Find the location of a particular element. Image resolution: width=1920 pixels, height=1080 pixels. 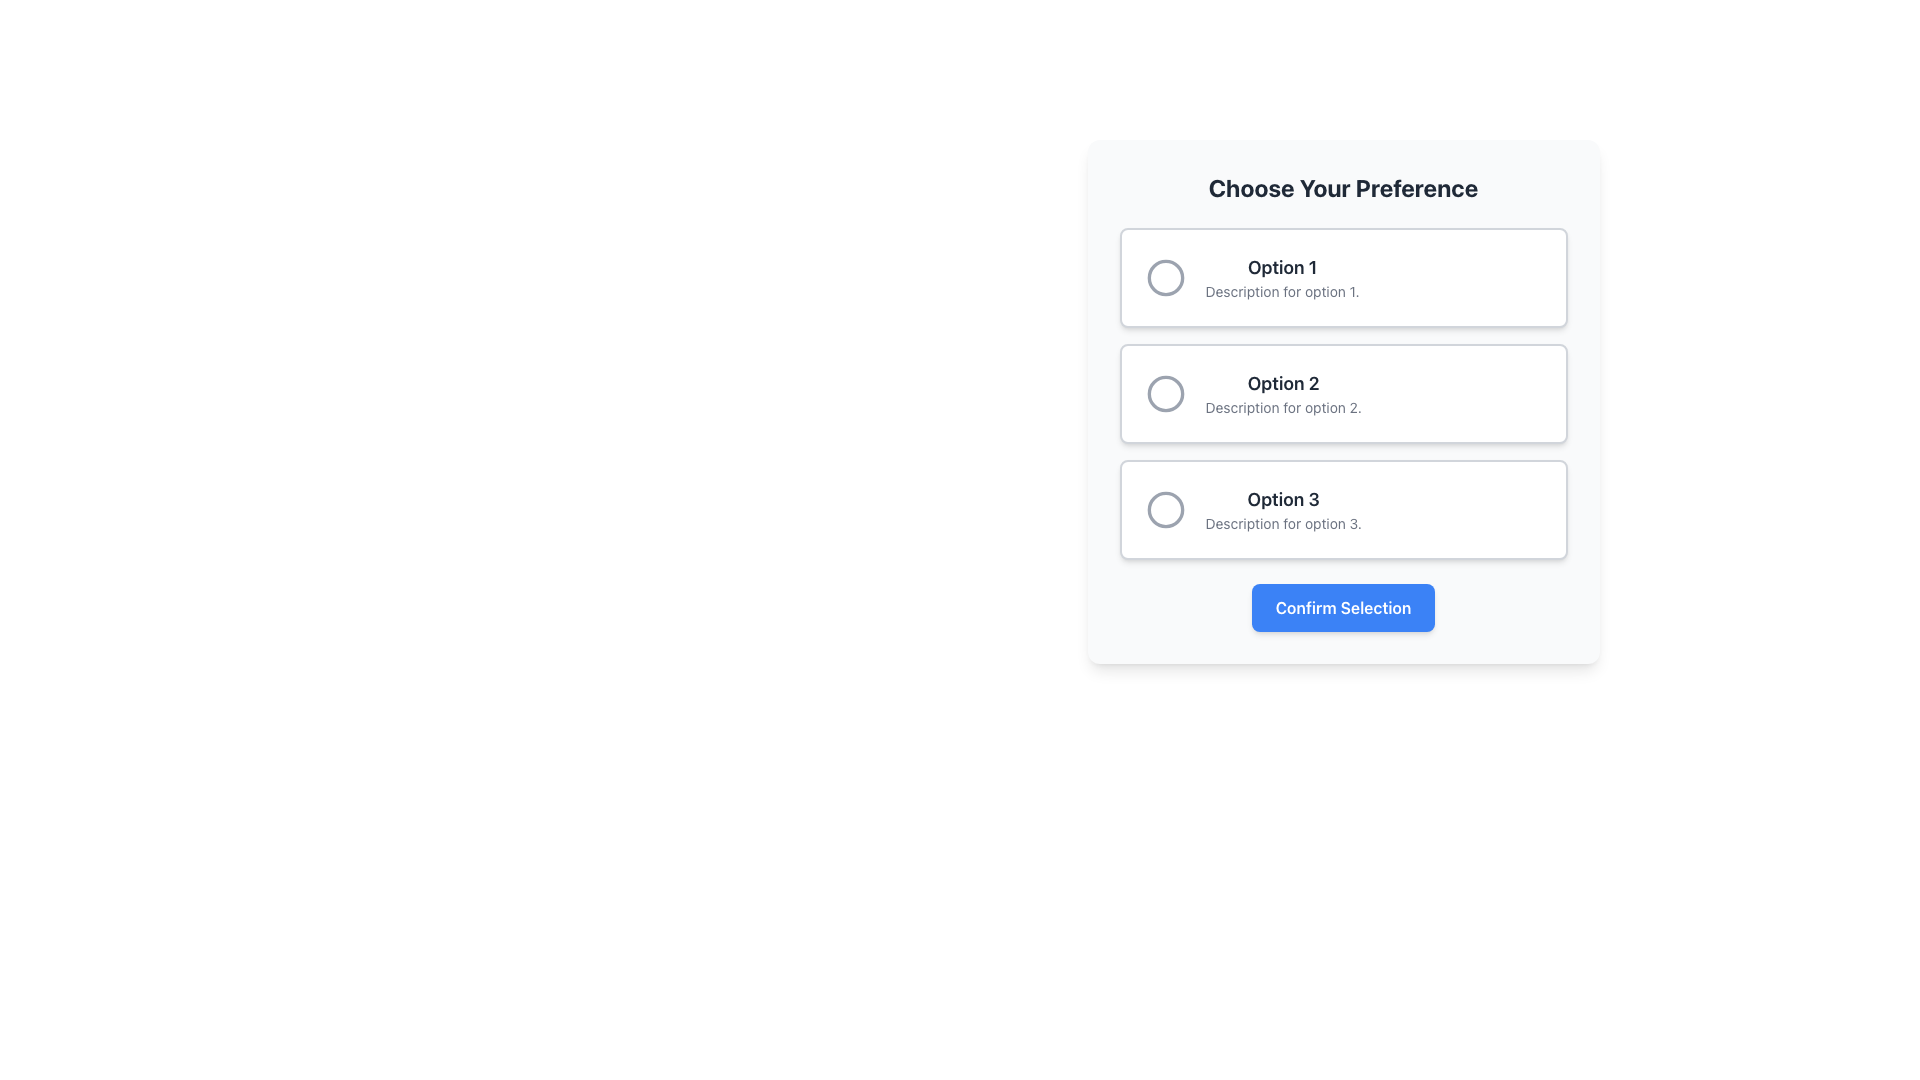

the small gray text that reads 'Description for option 1', which is located directly beneath the bold text 'Option 1' in the top-most box of the three options is located at coordinates (1282, 292).